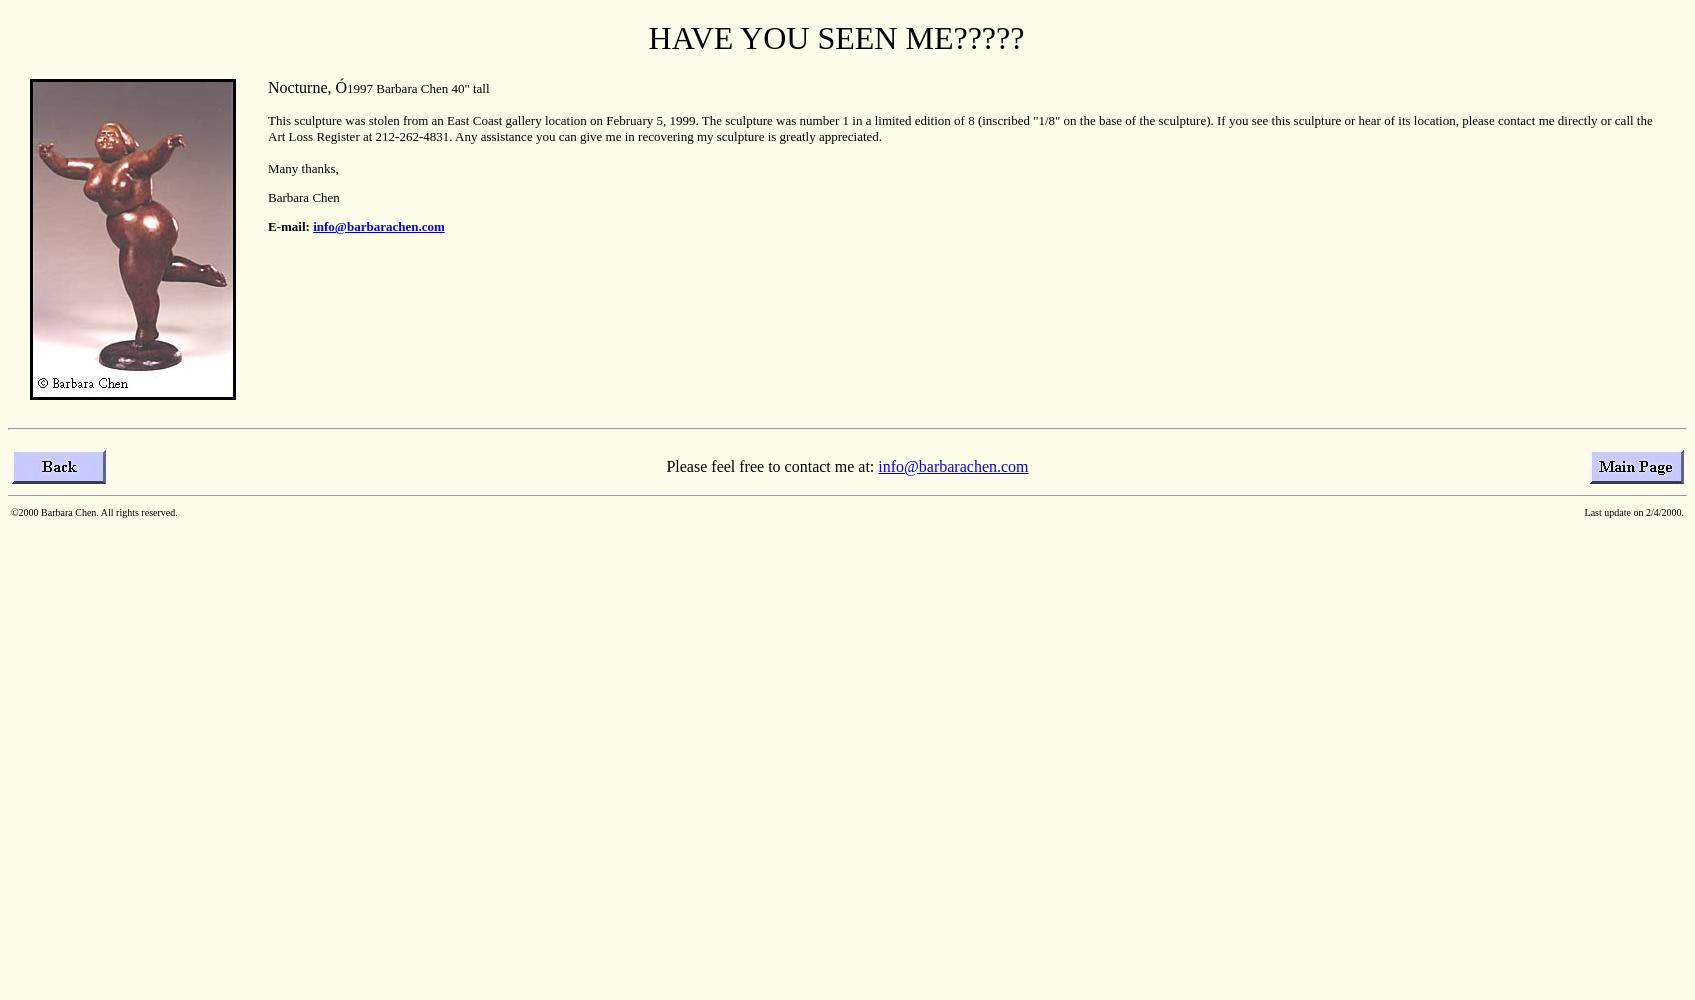 The height and width of the screenshot is (1000, 1695). What do you see at coordinates (771, 464) in the screenshot?
I see `'Please feel free to contact me at:'` at bounding box center [771, 464].